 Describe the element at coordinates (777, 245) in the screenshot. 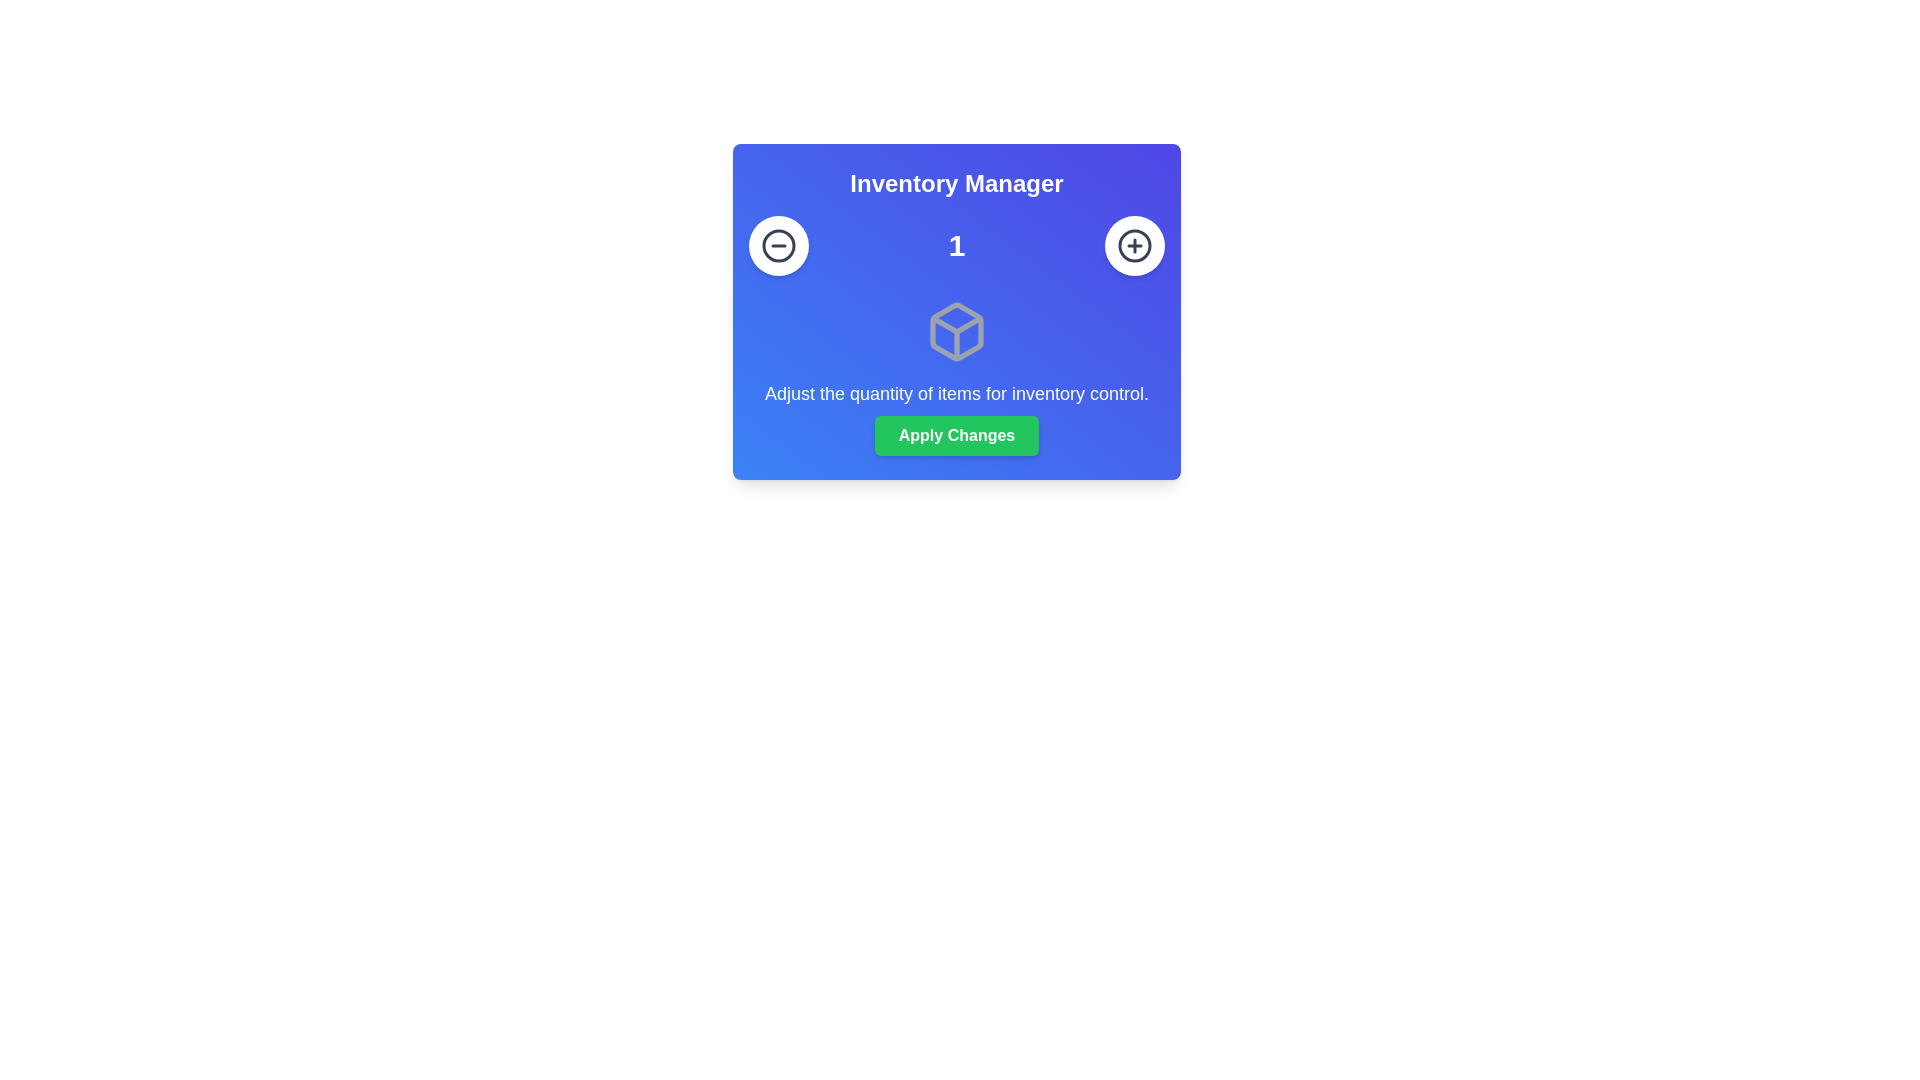

I see `the circle with a minus sign on the left side of the control interface` at that location.